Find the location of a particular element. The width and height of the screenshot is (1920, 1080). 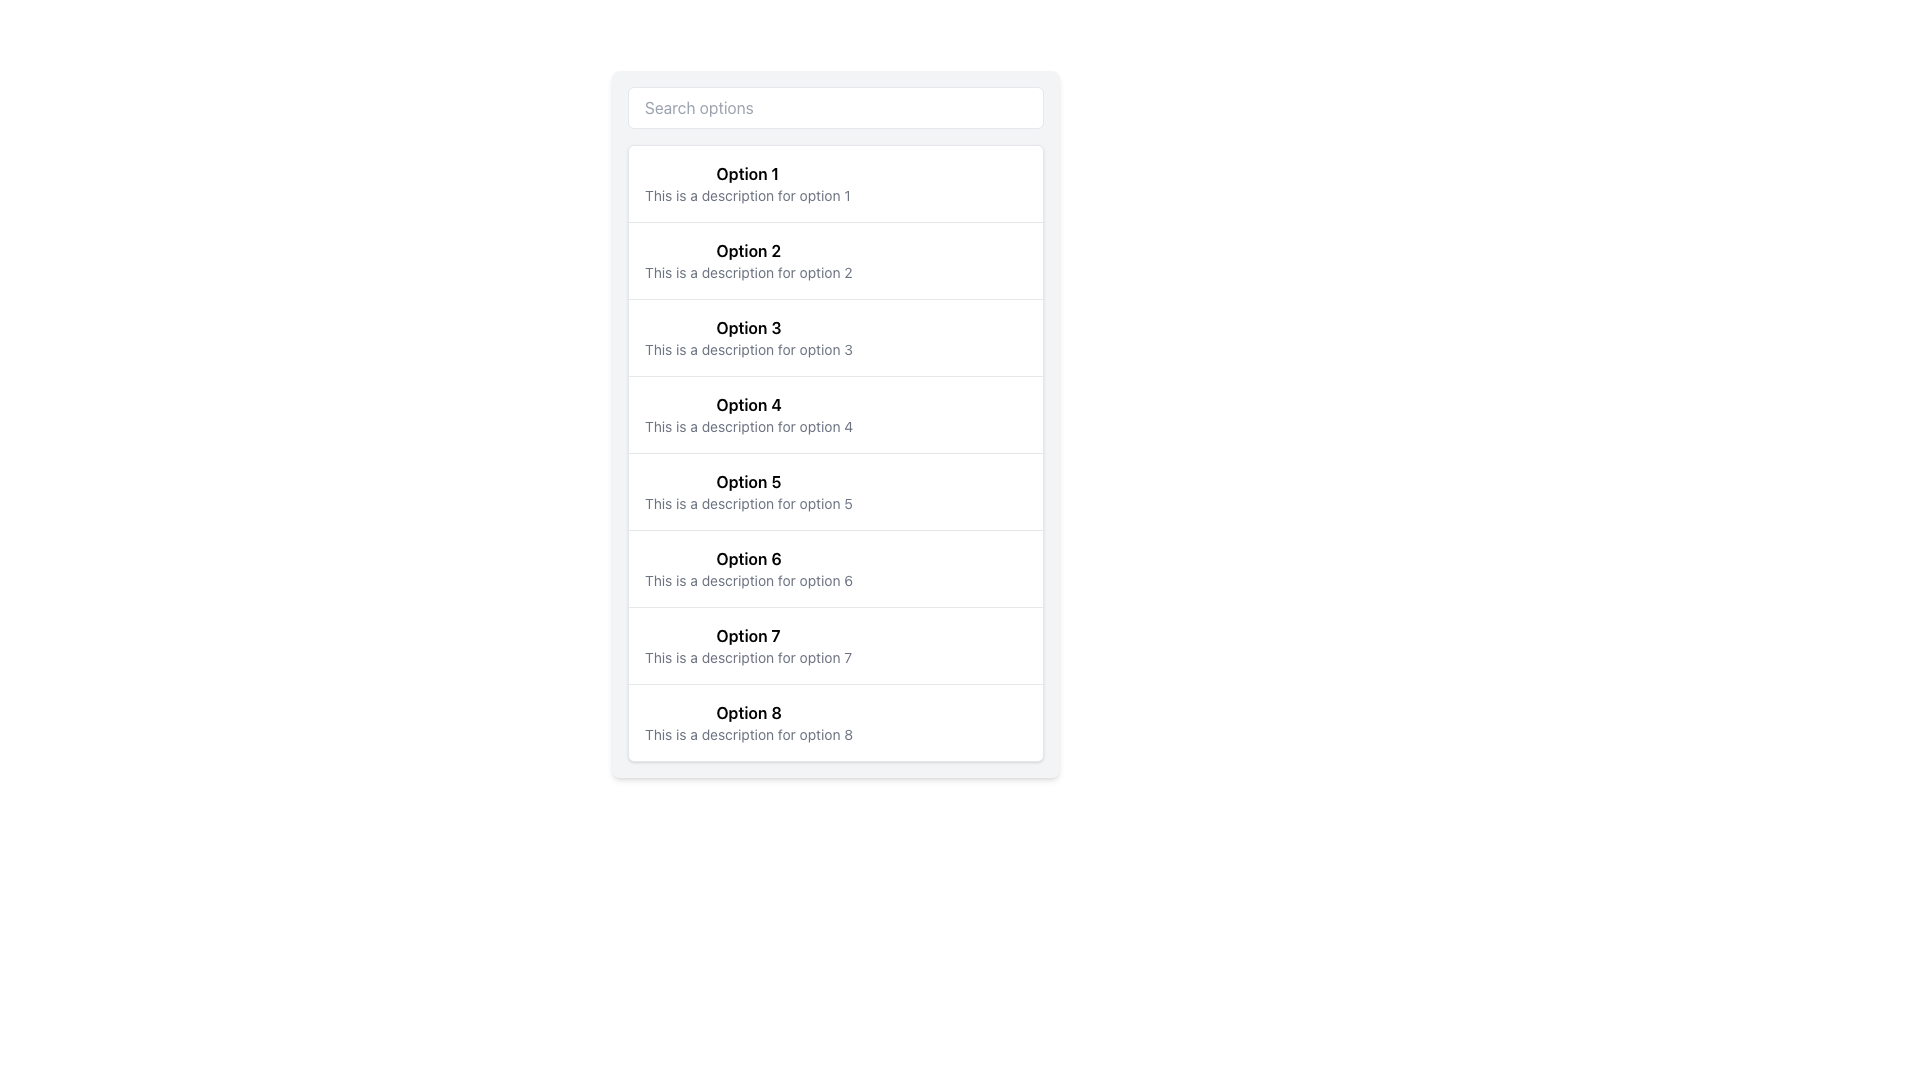

the text element styled in a smaller grey font that reads 'This is a description for option 7', located underneath the bold title 'Option 7' is located at coordinates (747, 658).